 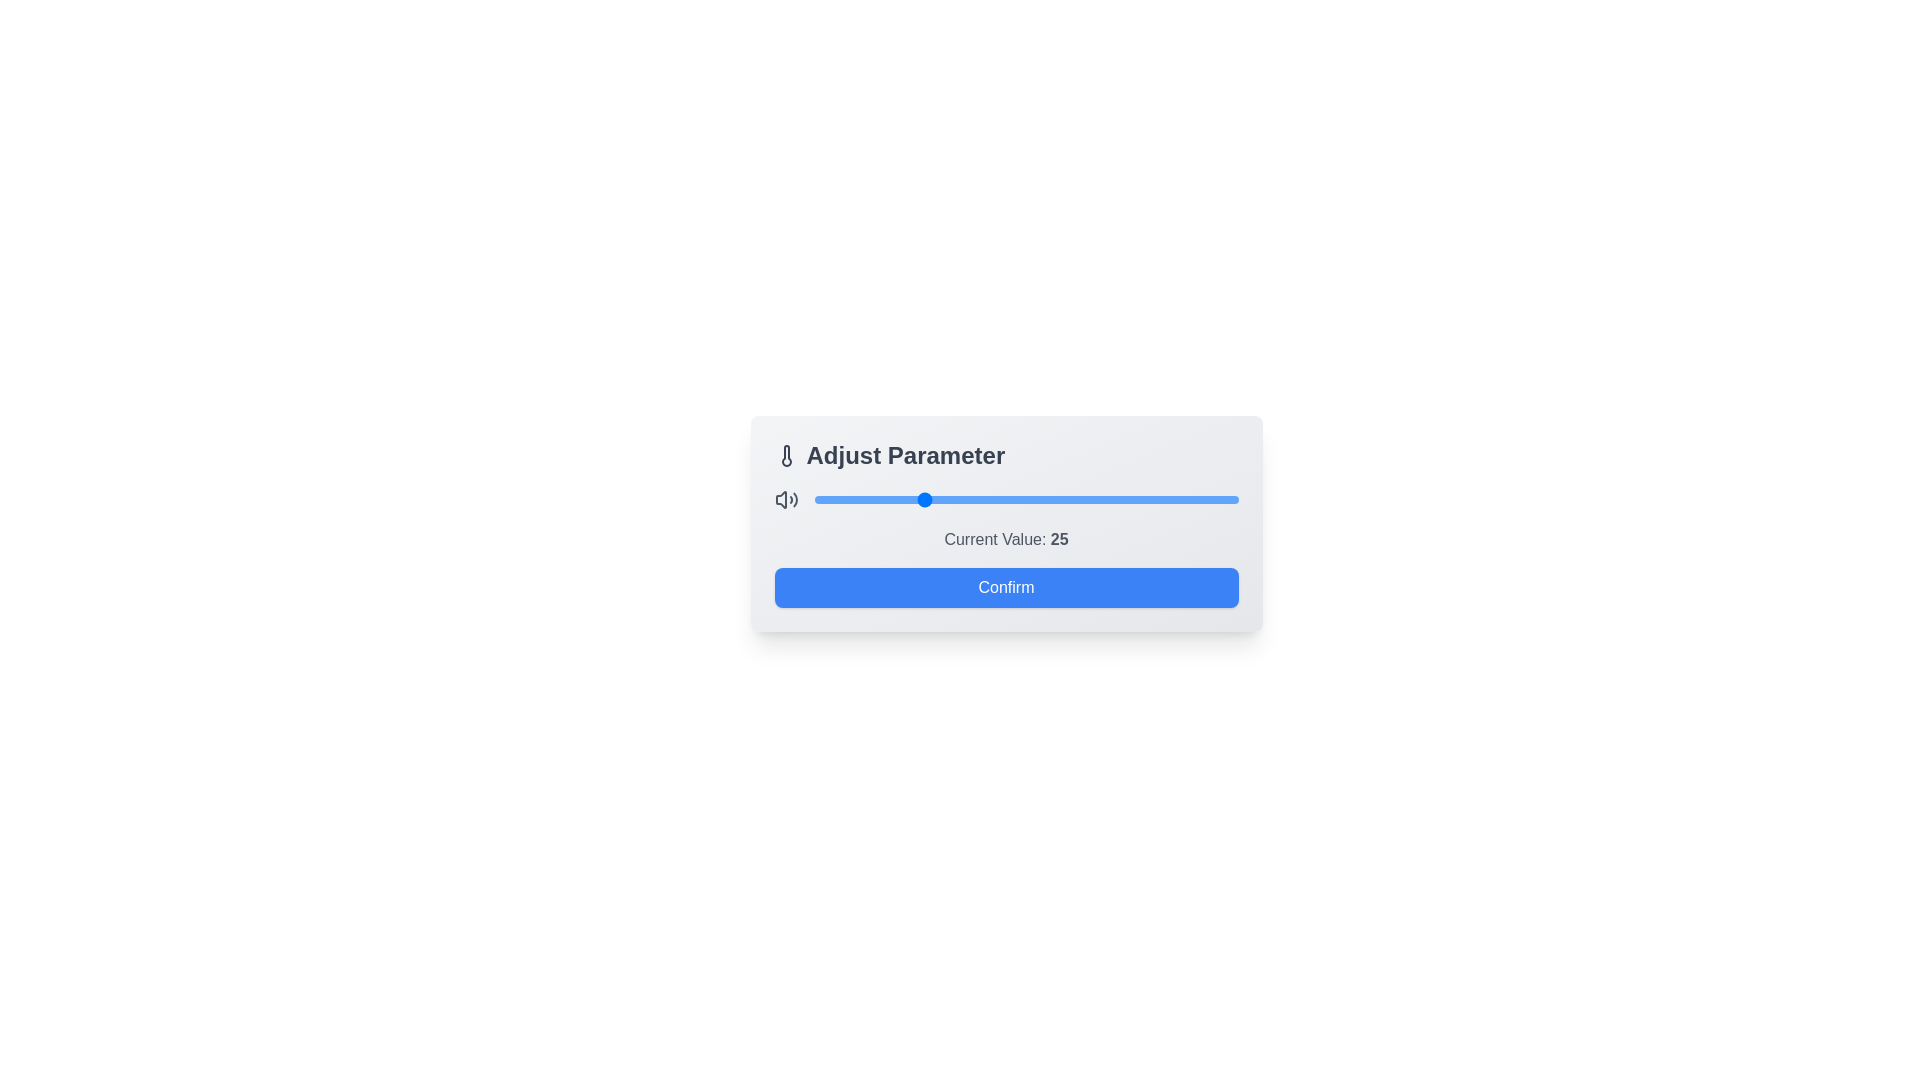 What do you see at coordinates (780, 499) in the screenshot?
I see `the leftmost part of the speaker icon, which is a geometric shape transitioning into a sound amplifier design, located near the top-left corner of the modal dialog box` at bounding box center [780, 499].